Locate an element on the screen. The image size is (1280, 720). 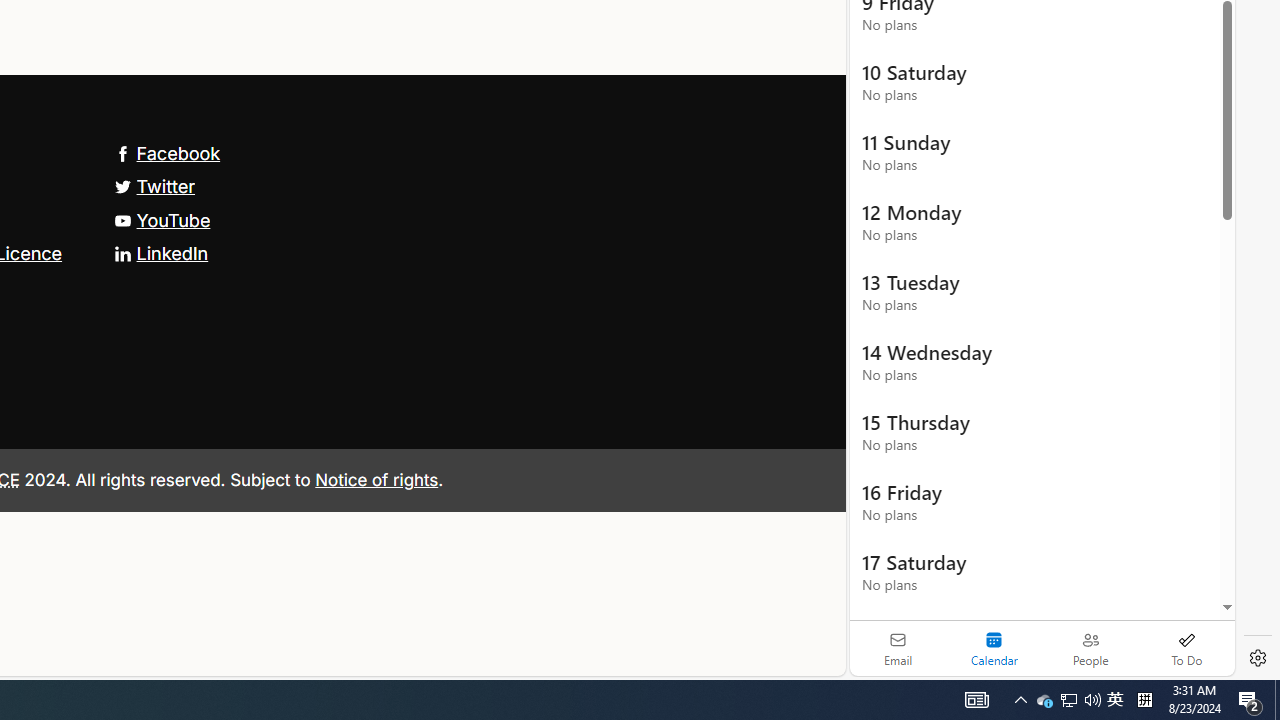
'Twitter' is located at coordinates (153, 186).